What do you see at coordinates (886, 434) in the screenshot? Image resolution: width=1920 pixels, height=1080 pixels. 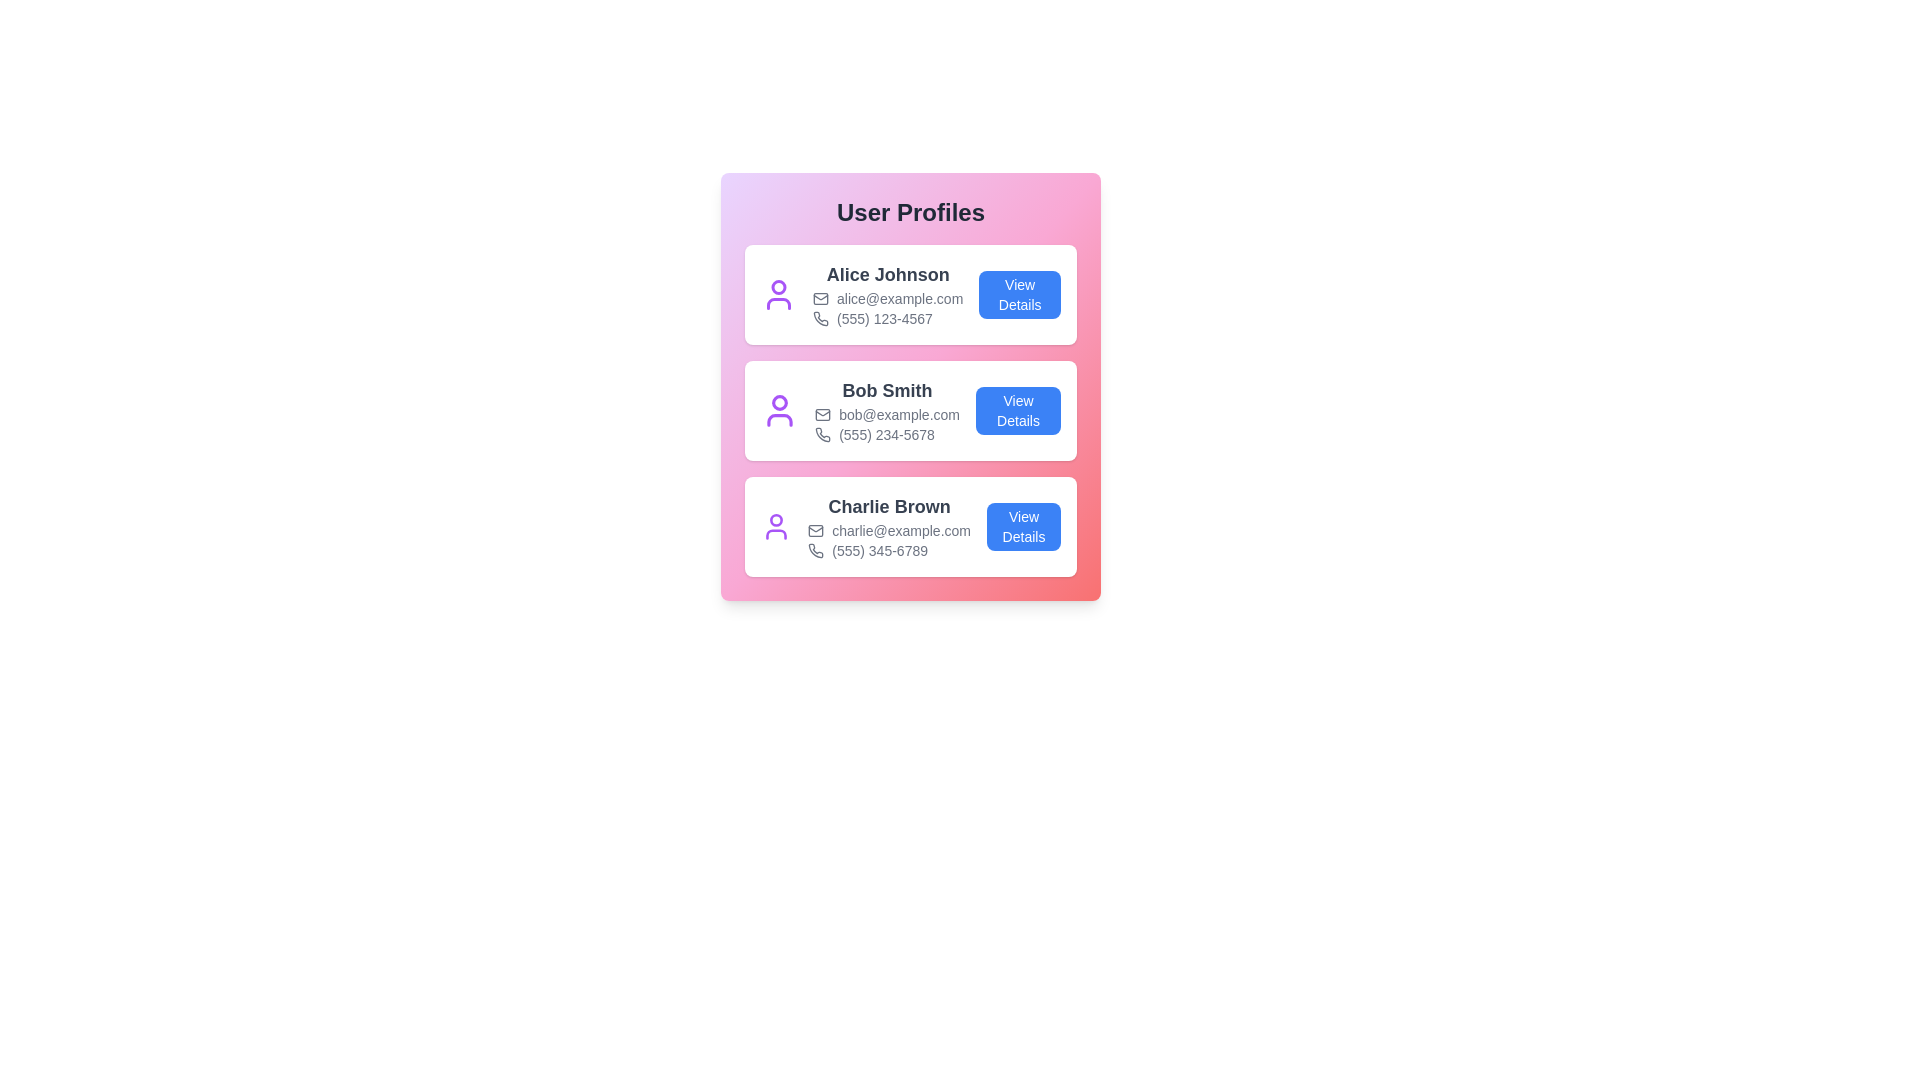 I see `the text content of phone for user Bob Smith` at bounding box center [886, 434].